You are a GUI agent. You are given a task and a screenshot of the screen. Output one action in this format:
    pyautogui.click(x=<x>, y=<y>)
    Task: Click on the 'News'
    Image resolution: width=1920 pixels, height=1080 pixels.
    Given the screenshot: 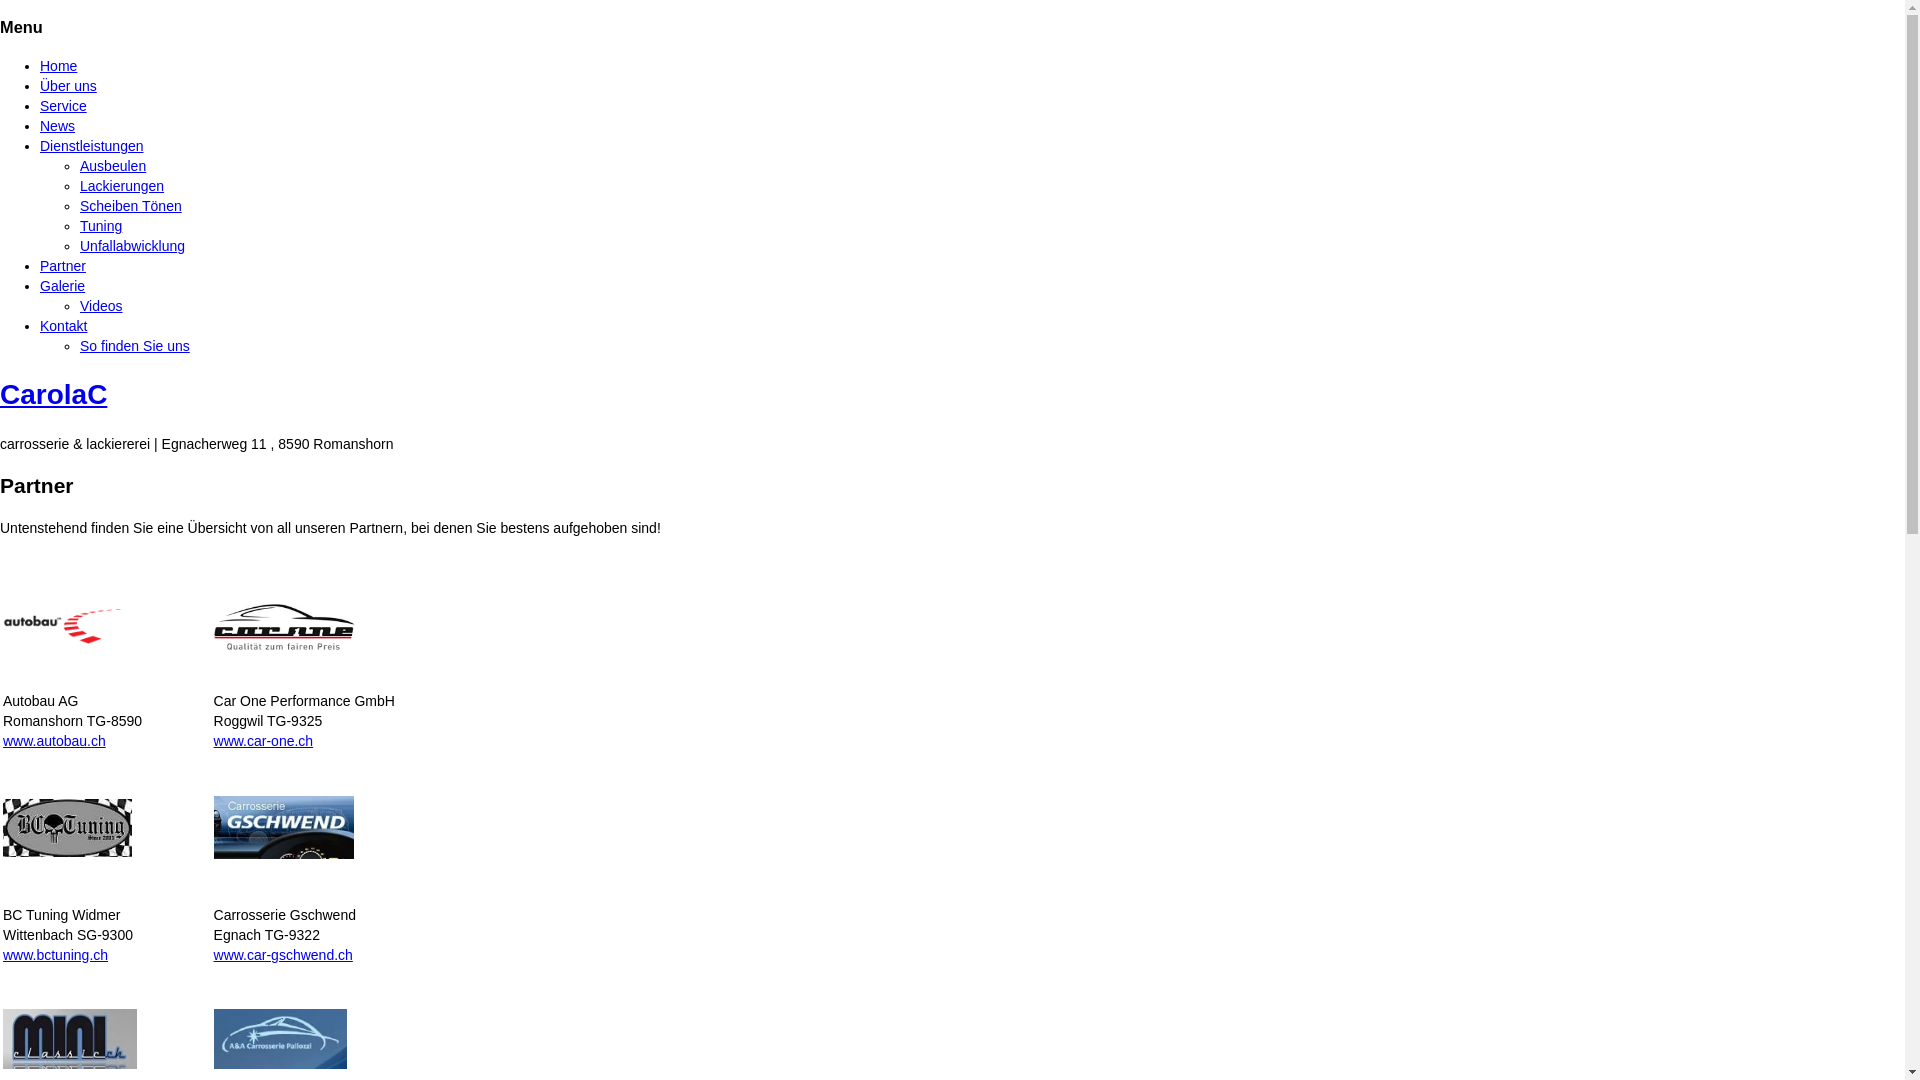 What is the action you would take?
    pyautogui.click(x=57, y=126)
    